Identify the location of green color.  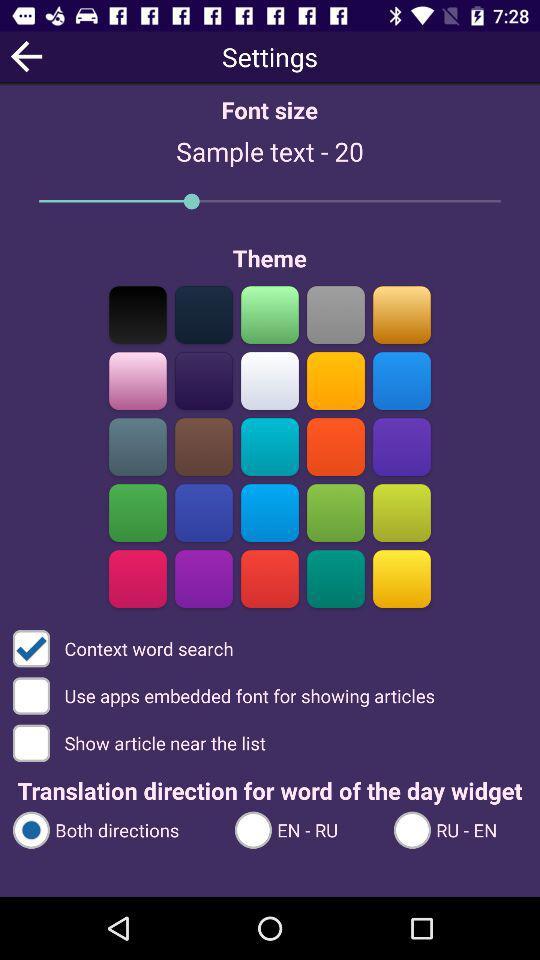
(270, 314).